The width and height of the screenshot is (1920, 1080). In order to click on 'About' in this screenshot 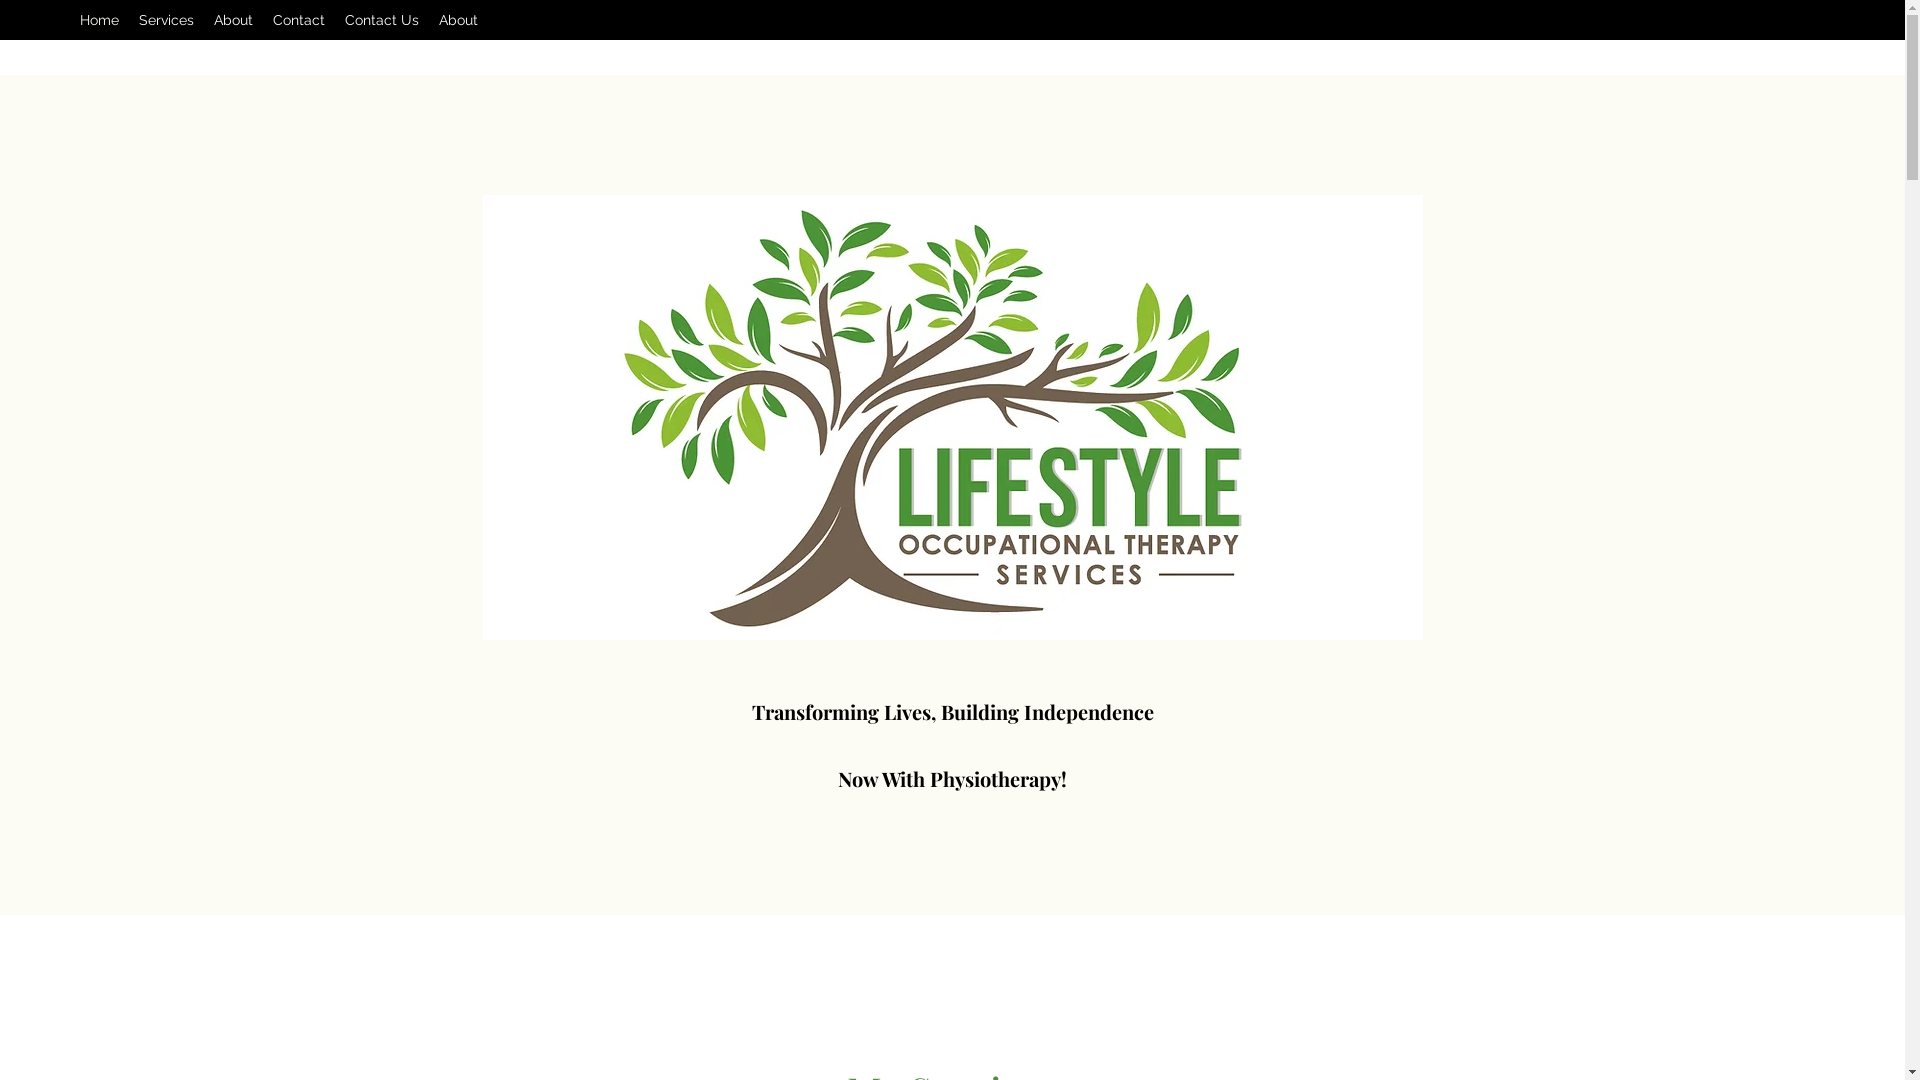, I will do `click(457, 19)`.